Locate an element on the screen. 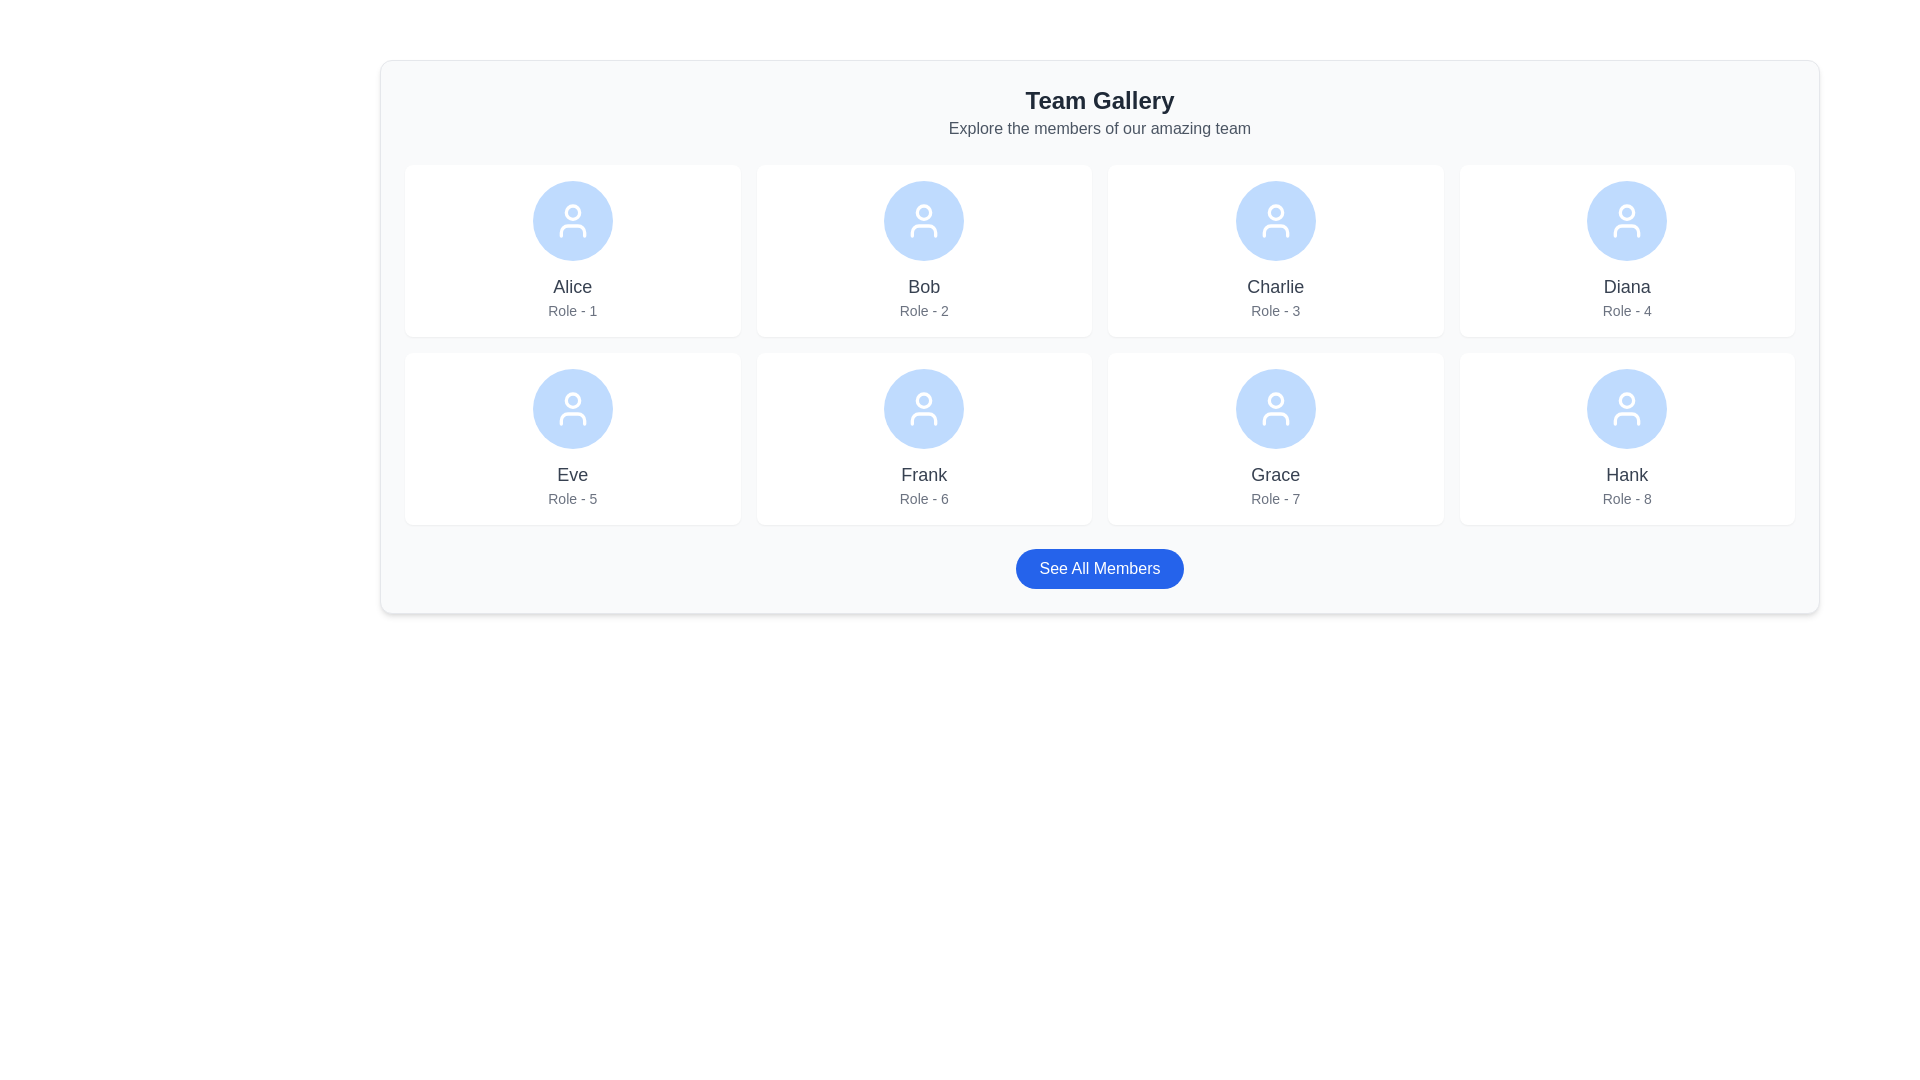 The height and width of the screenshot is (1080, 1920). the text label reading 'Role - 6', which is styled in gray and positioned below the name 'Frank' in the card belonging to him is located at coordinates (923, 497).